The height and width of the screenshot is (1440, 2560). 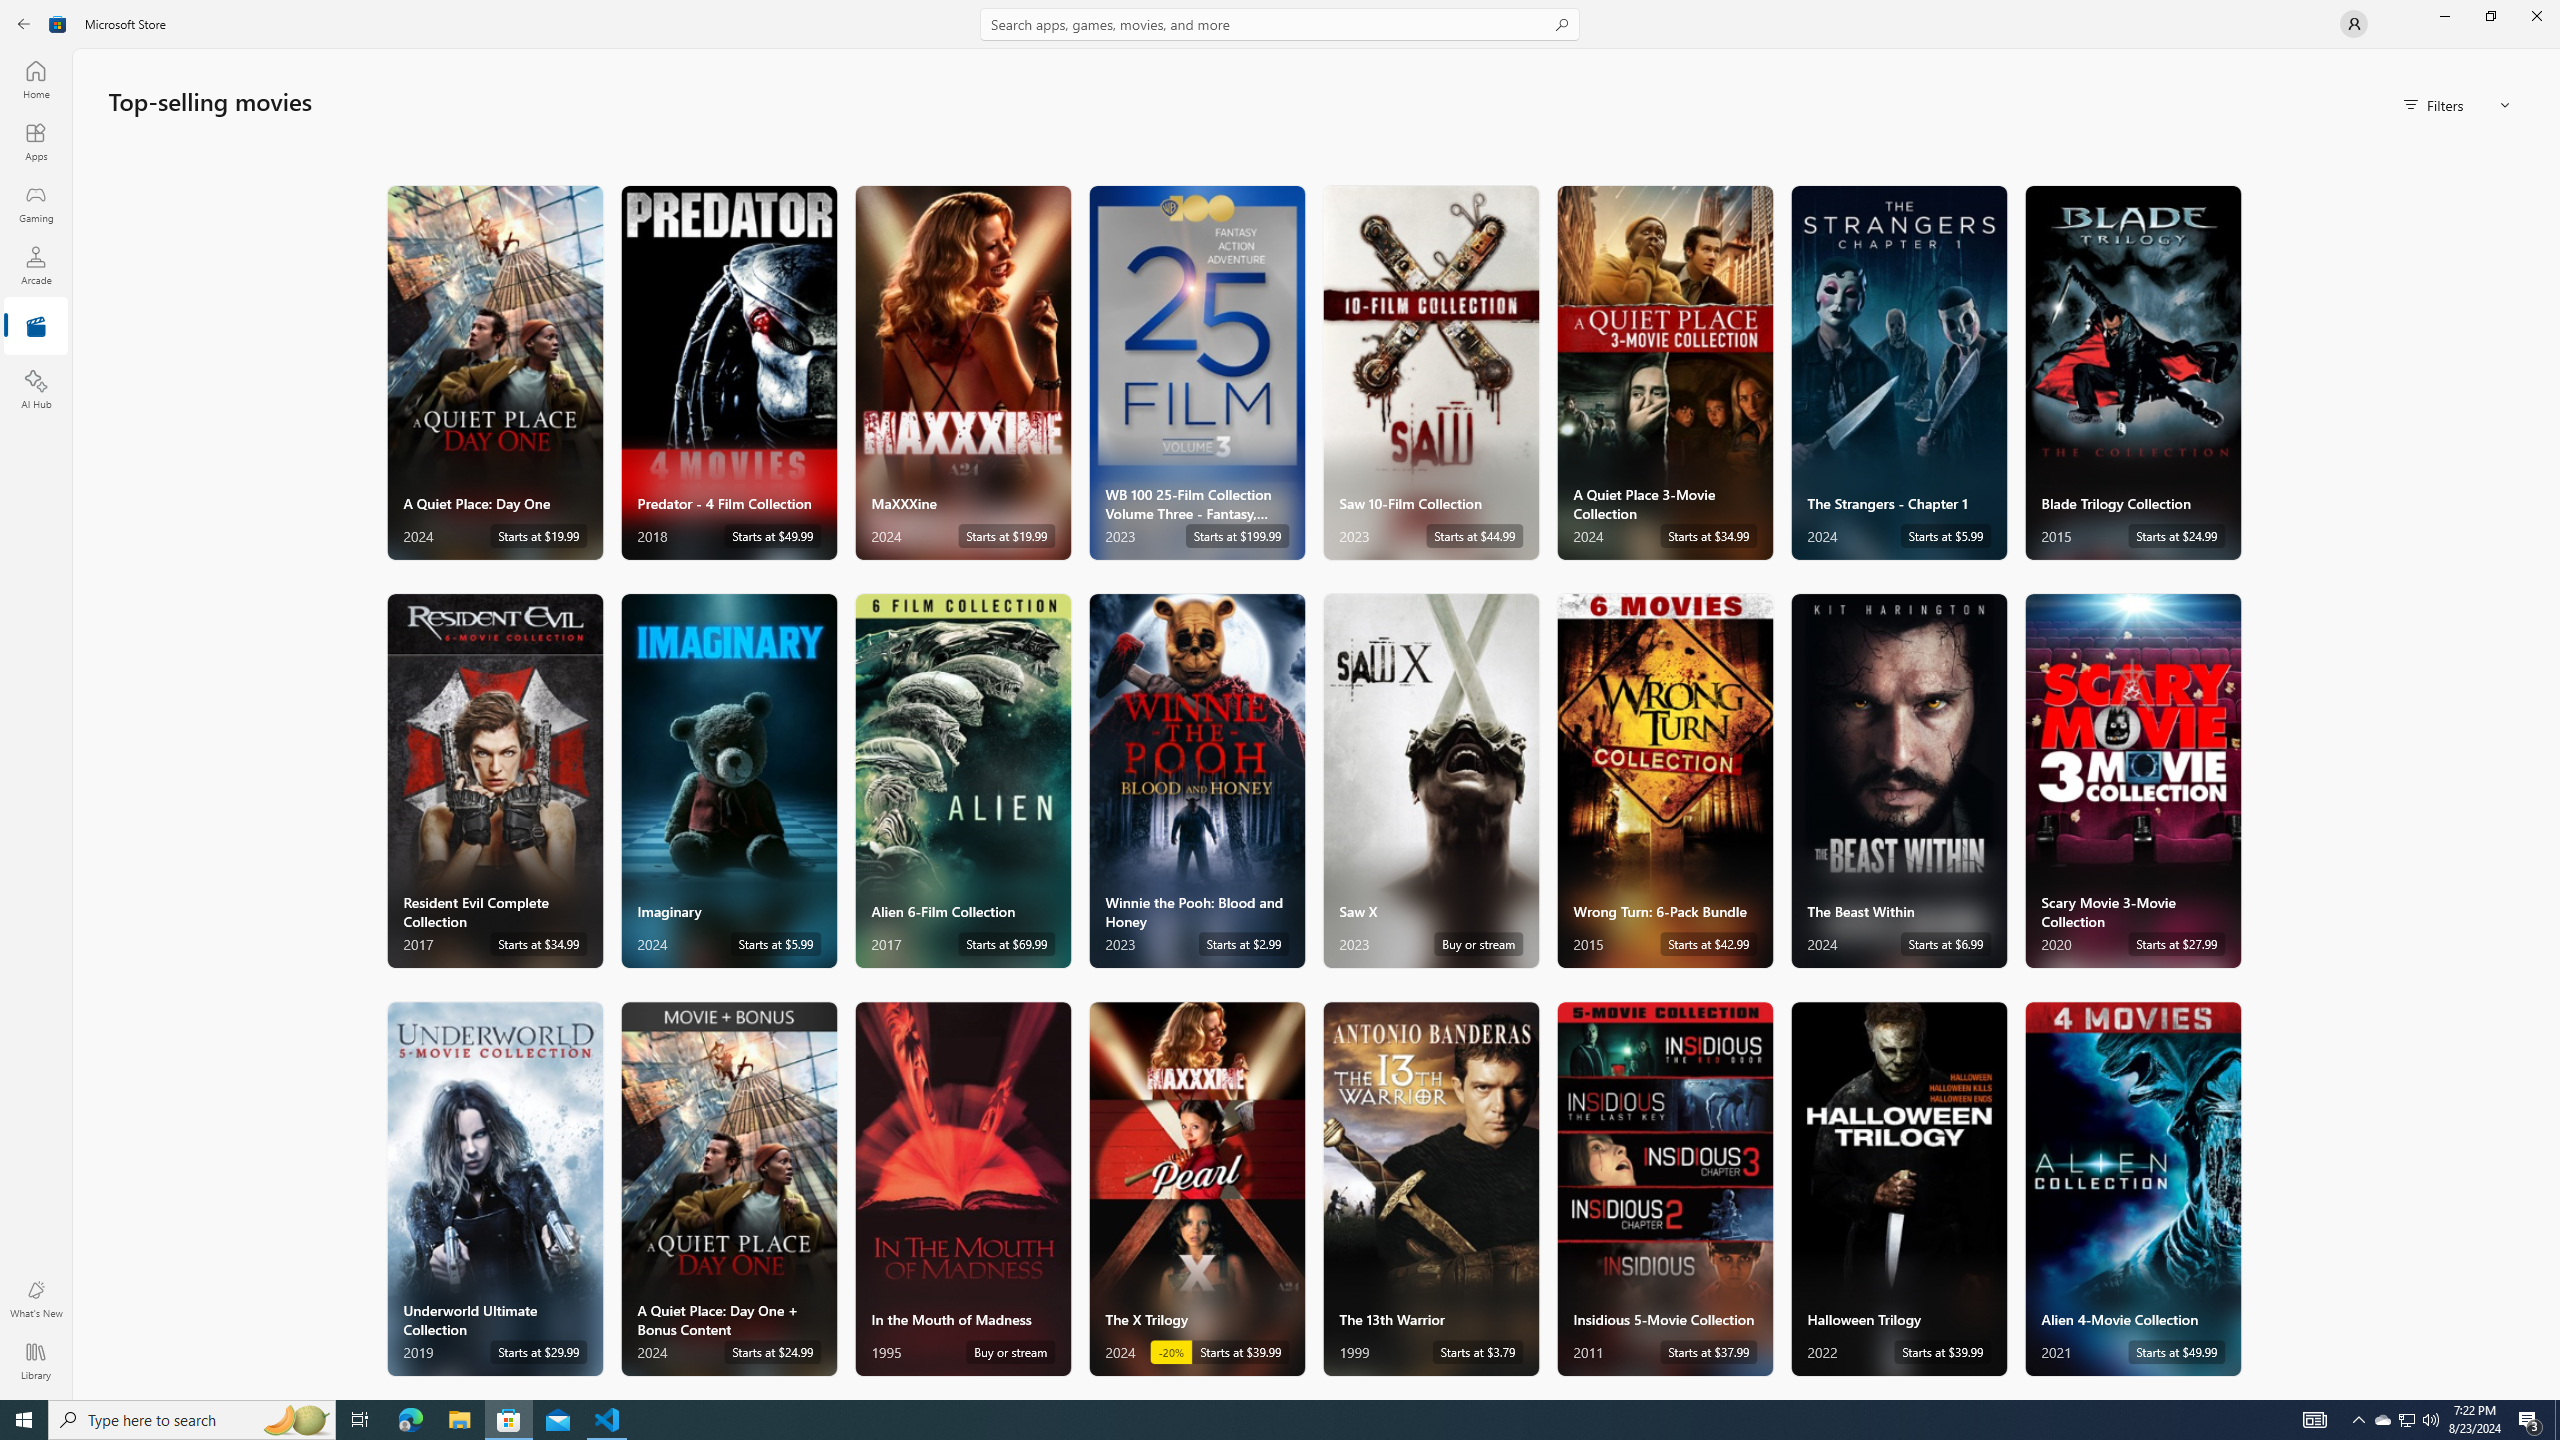 I want to click on 'Close Microsoft Store', so click(x=2535, y=15).